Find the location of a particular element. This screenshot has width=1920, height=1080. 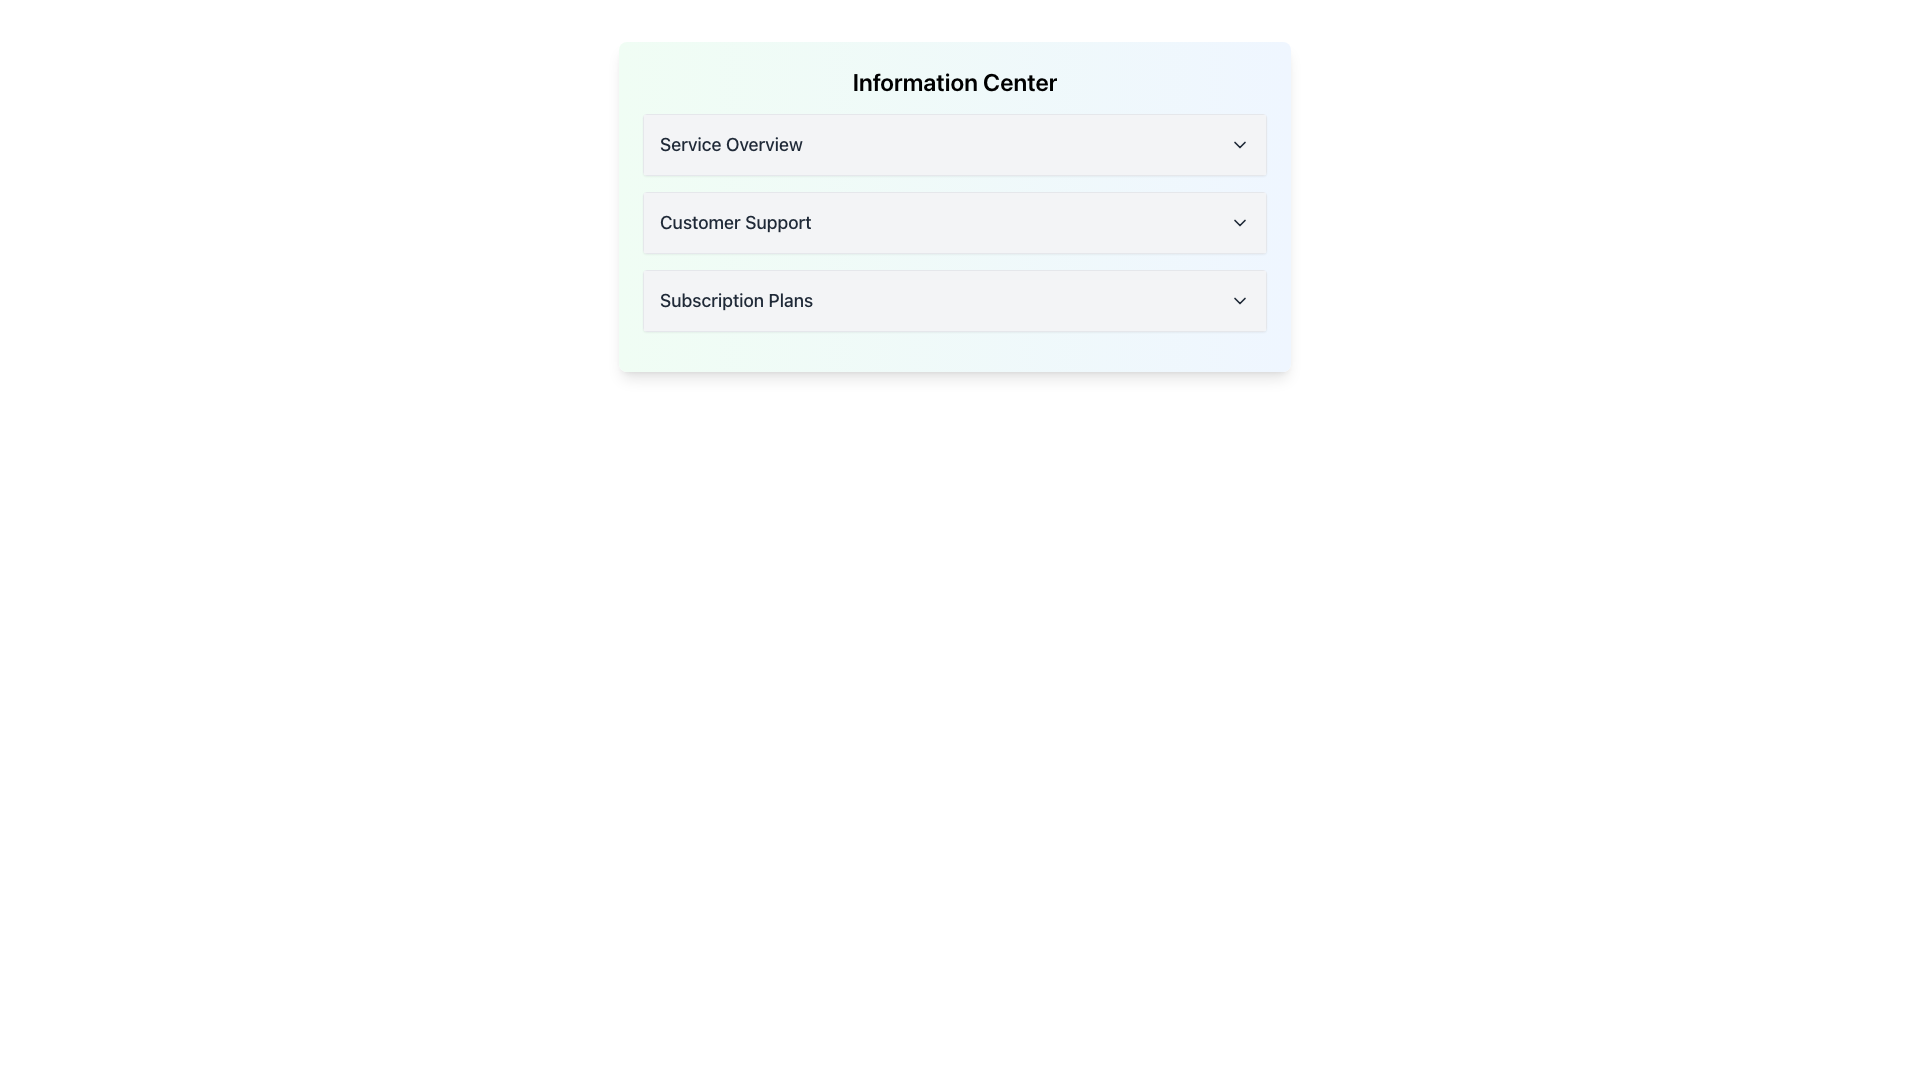

the downward-pointing chevron icon located at the far right inside the 'Service Overview' button is located at coordinates (1238, 144).